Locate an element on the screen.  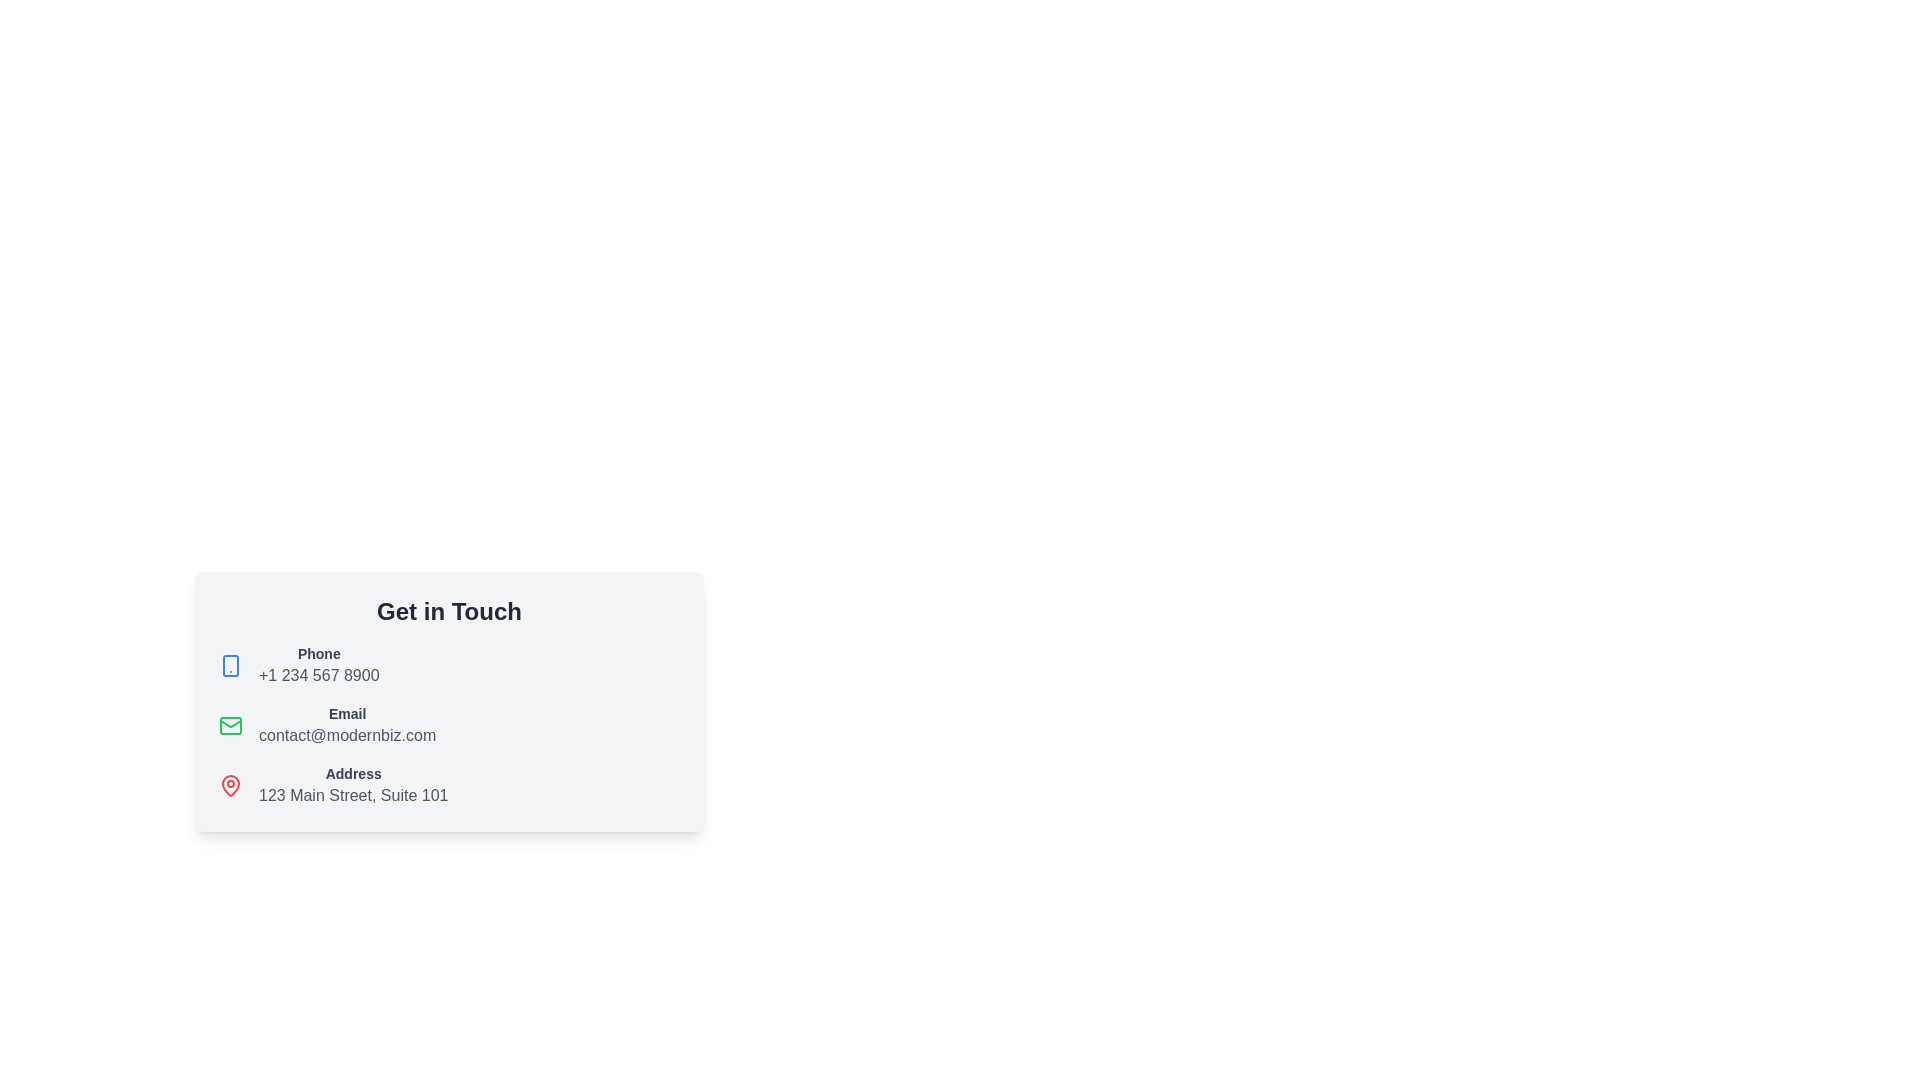
the contact email text element located beneath the 'Email' label, centered horizontally within the card is located at coordinates (347, 736).